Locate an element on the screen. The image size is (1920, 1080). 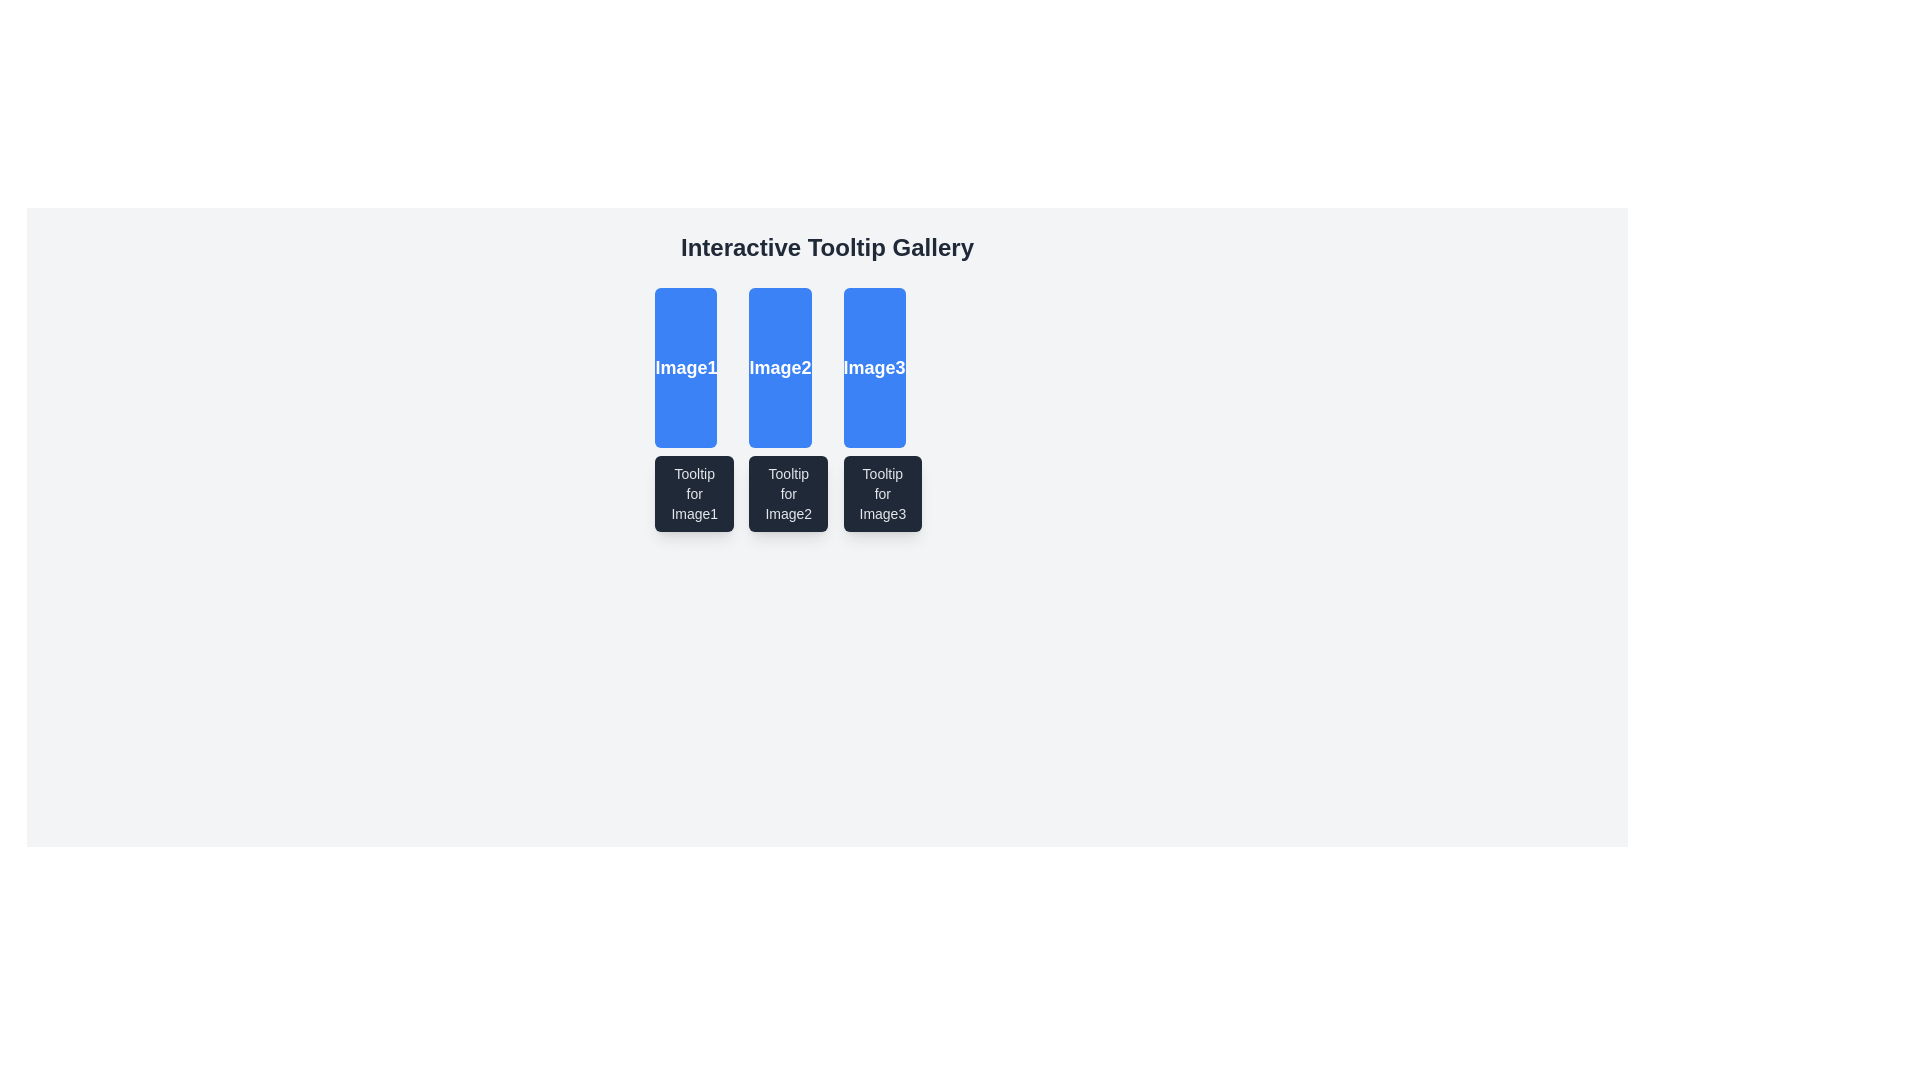
tooltip text 'Tooltip for Image1' which appears below the 'Image1' button, styled with a dark background and light-colored text is located at coordinates (694, 493).